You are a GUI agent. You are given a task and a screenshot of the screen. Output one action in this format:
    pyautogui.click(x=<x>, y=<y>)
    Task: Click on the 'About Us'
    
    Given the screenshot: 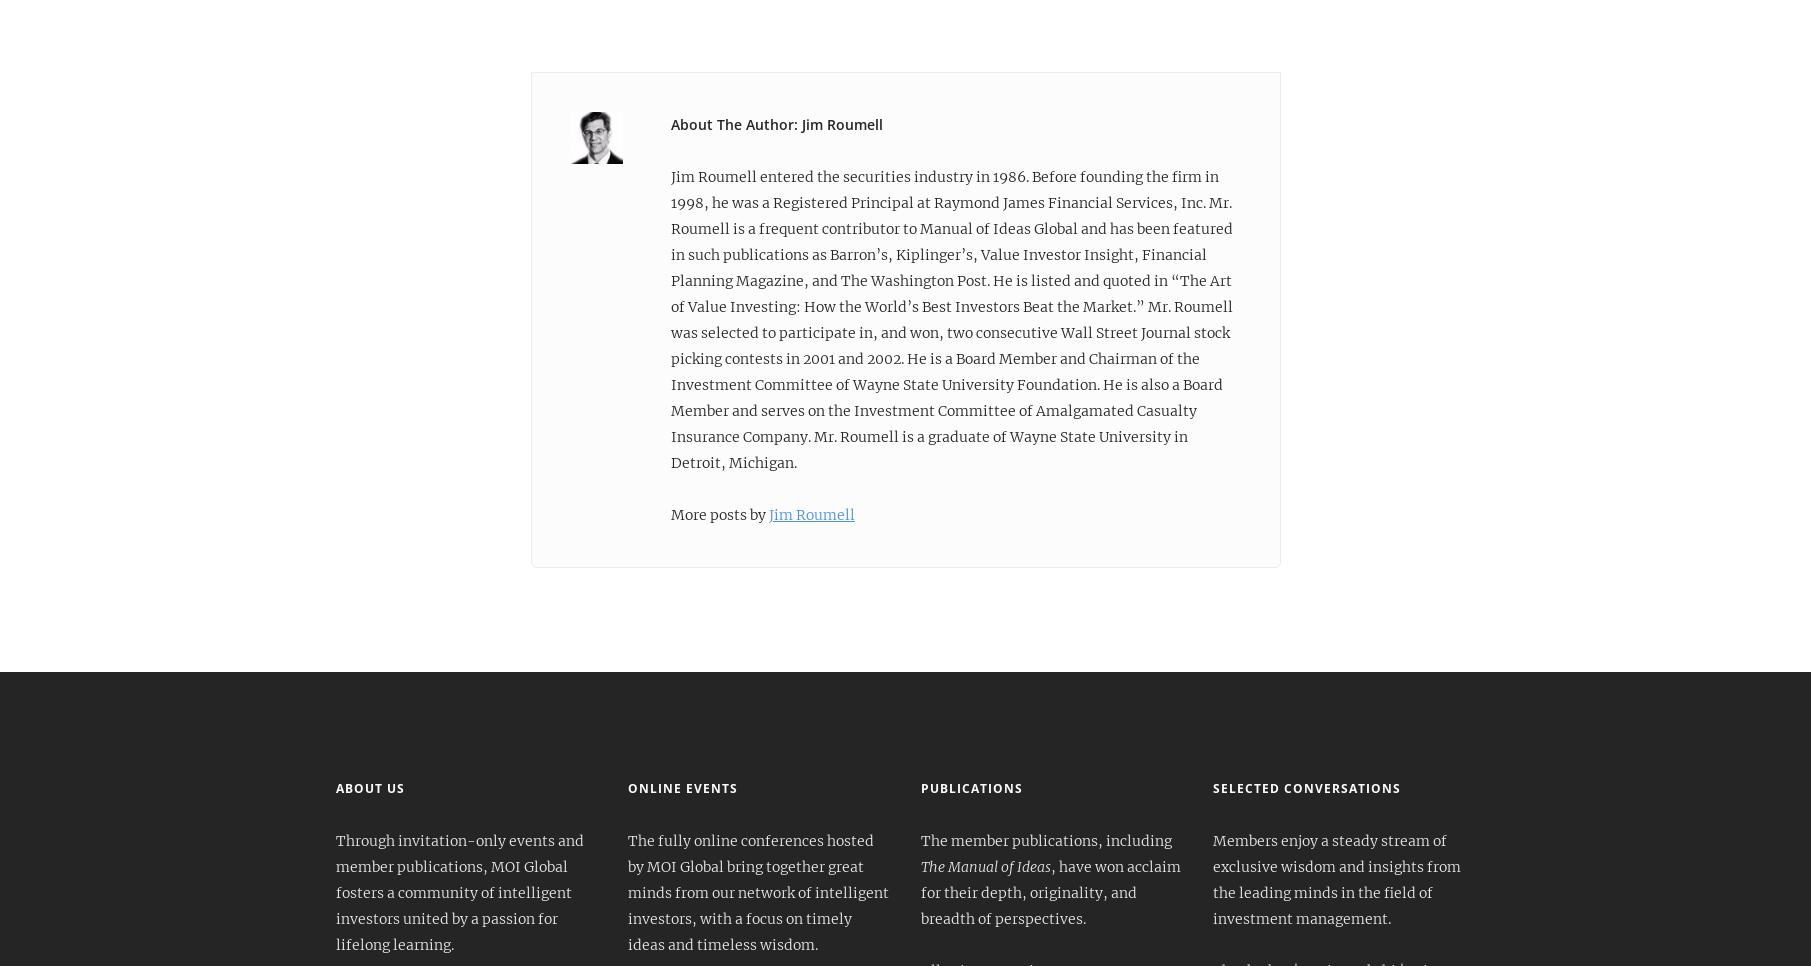 What is the action you would take?
    pyautogui.click(x=368, y=787)
    